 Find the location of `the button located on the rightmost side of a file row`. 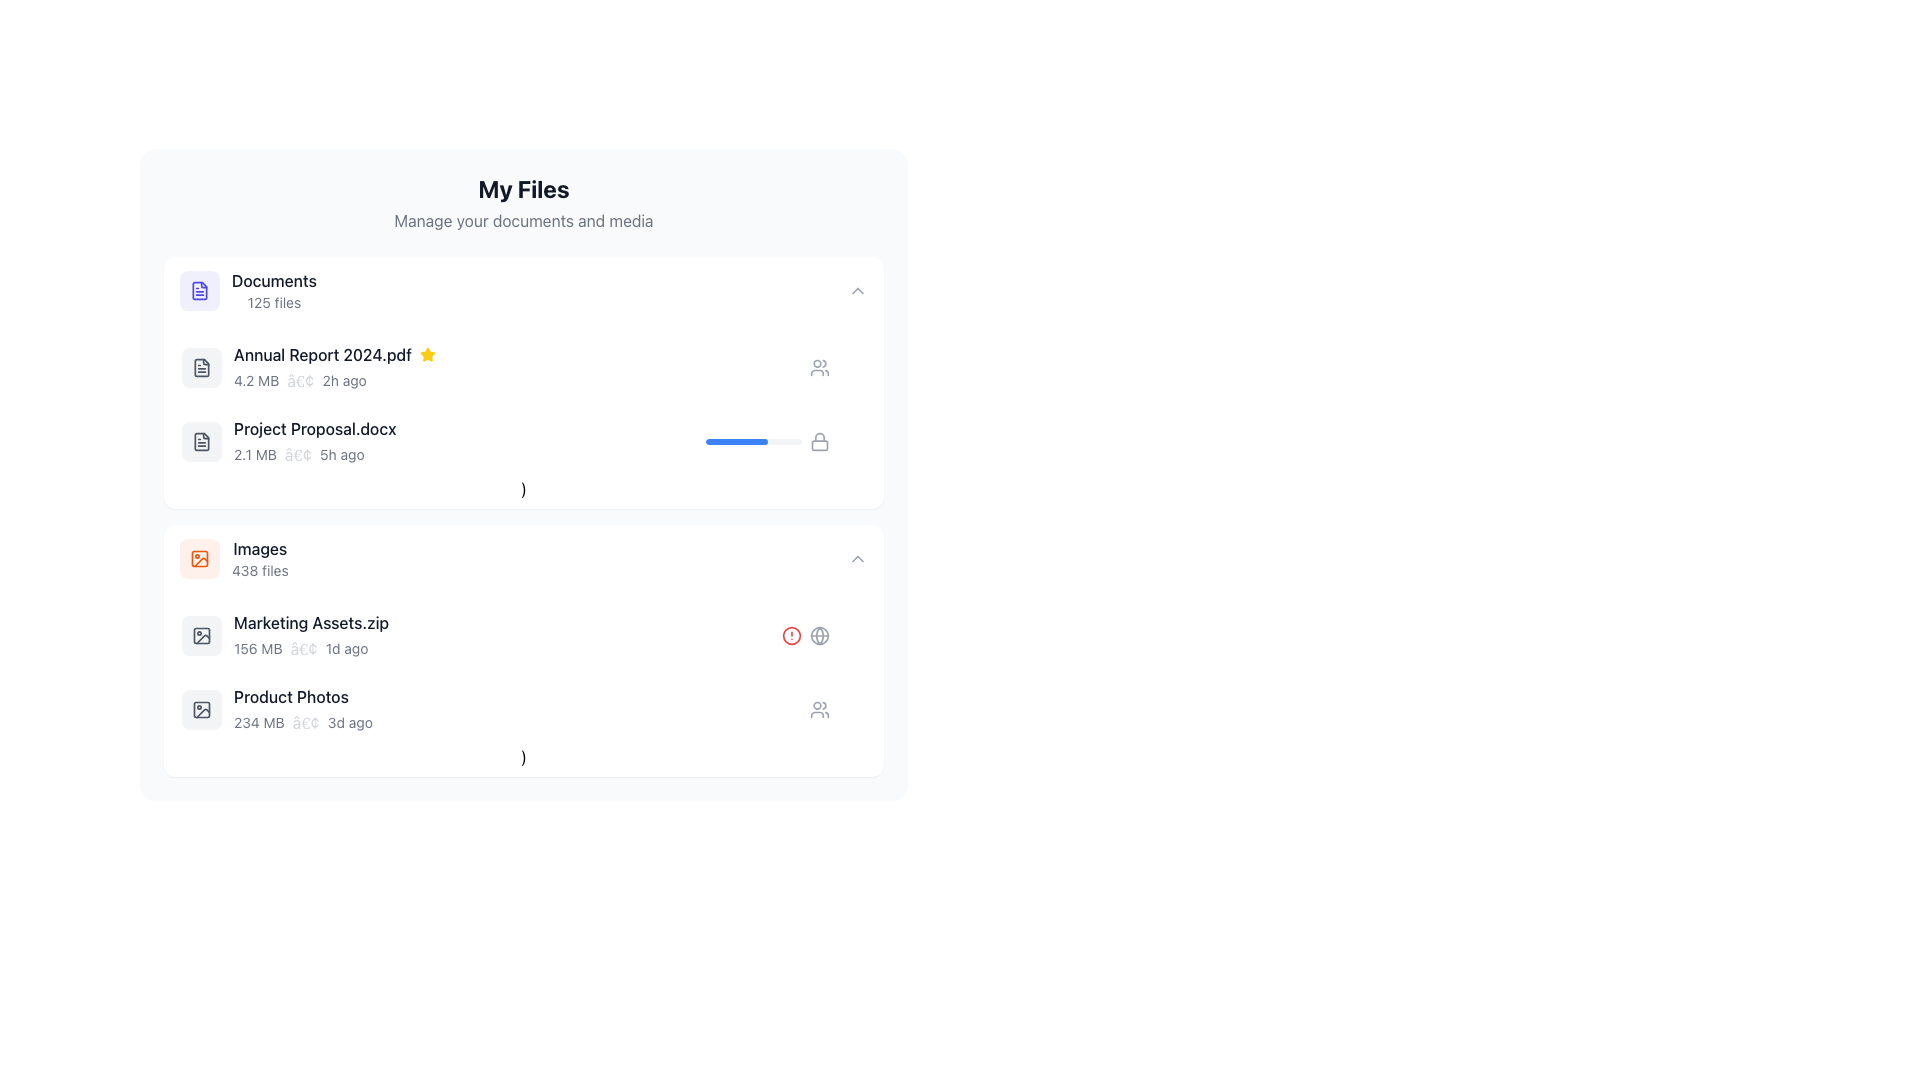

the button located on the rightmost side of a file row is located at coordinates (851, 708).